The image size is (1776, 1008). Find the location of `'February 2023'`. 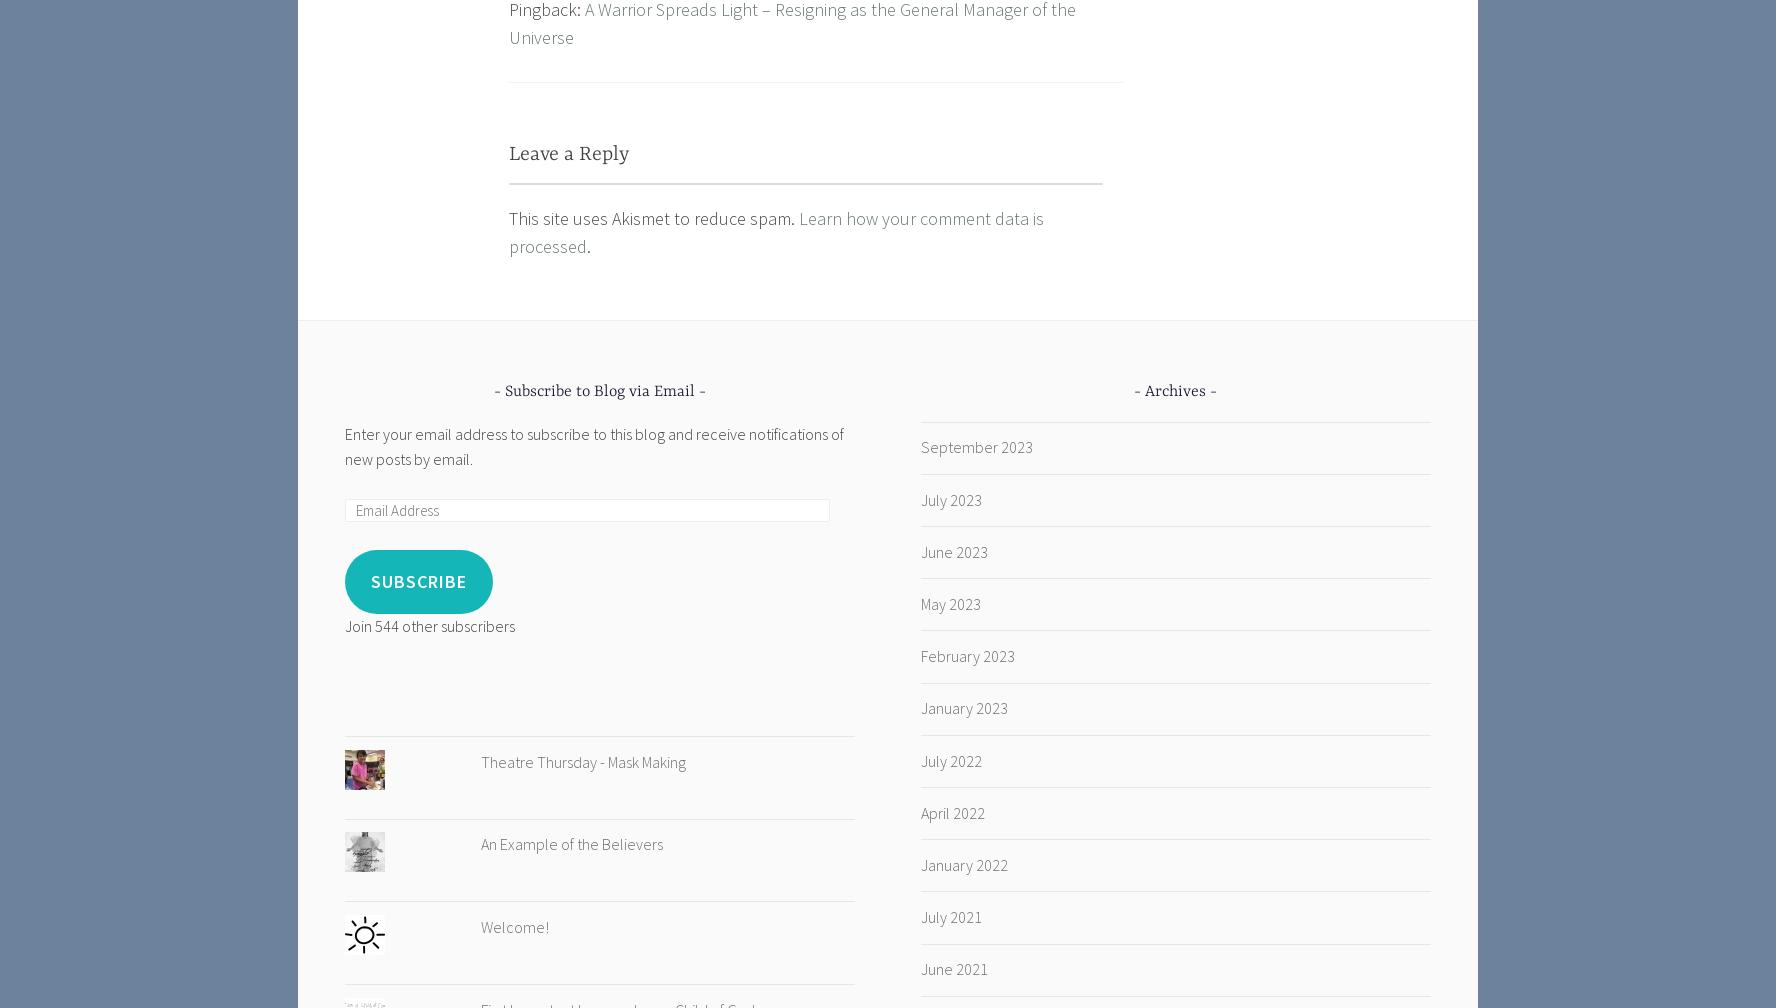

'February 2023' is located at coordinates (967, 656).